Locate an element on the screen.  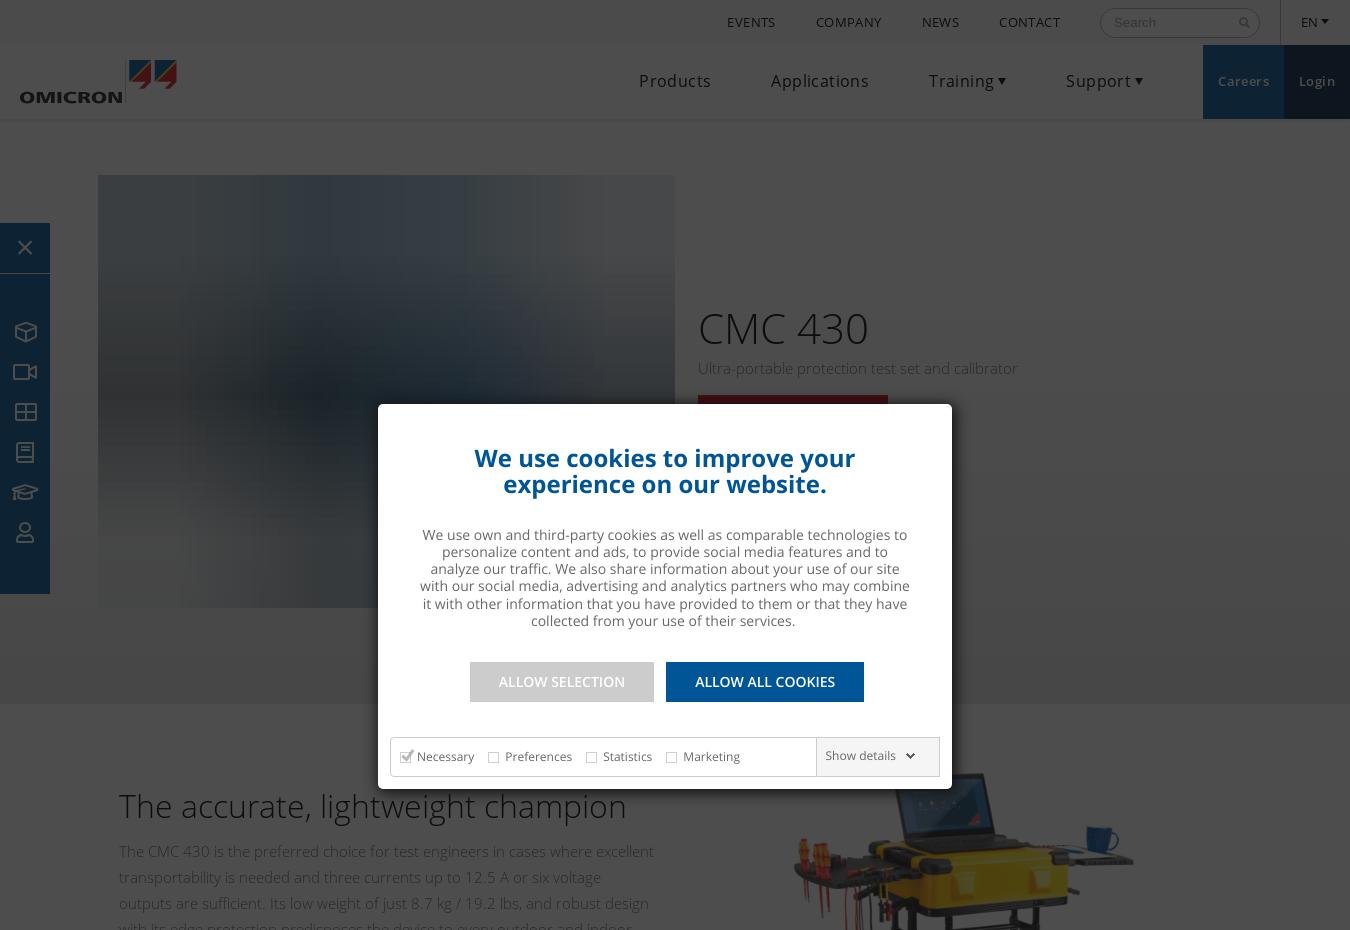
'We use own and third-party cookies as well as comparable technologies to personalize content and ads, to provide social media features and to analyze our traffic. We also share information about your use of our site with our social media, advertising and analytics partners who may combine it with other information that you have provided to them or that they have collected from your use of their services.' is located at coordinates (419, 577).